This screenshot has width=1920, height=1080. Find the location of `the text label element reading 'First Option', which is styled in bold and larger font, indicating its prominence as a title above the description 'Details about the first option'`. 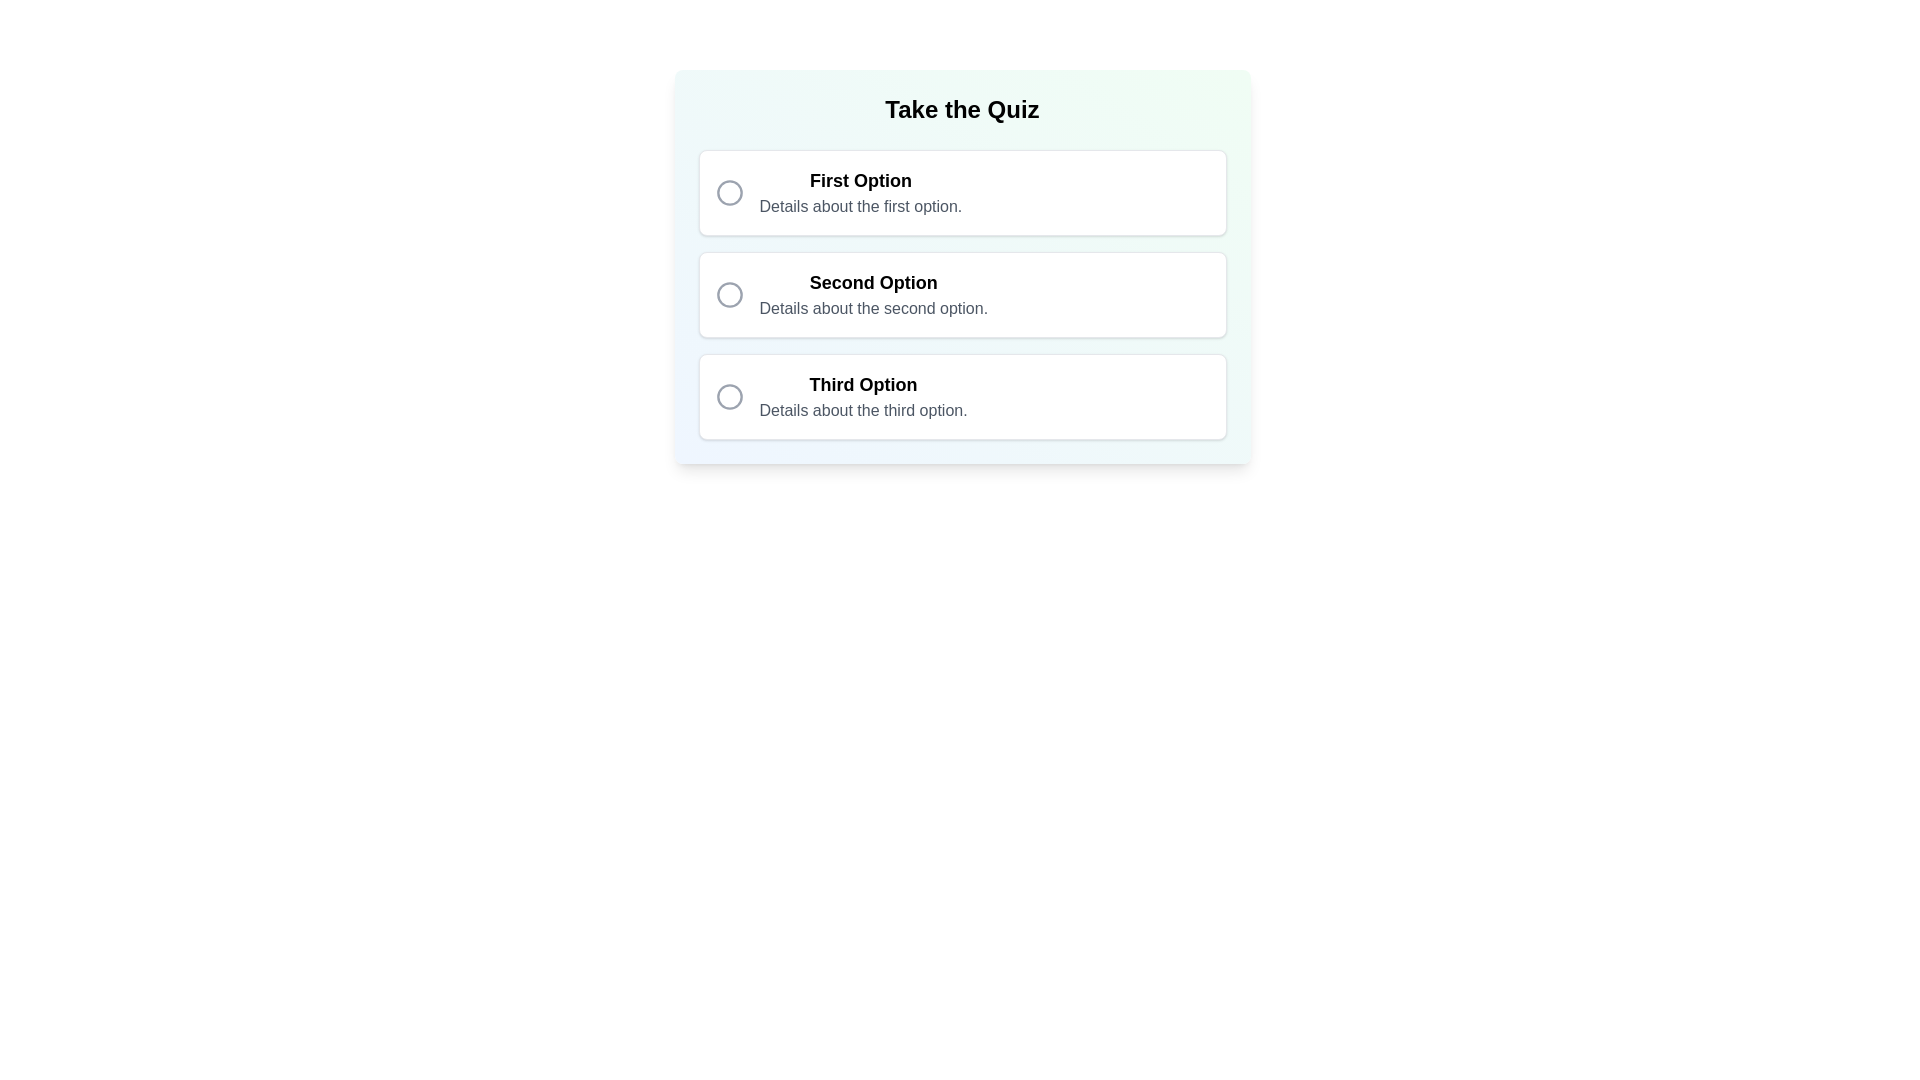

the text label element reading 'First Option', which is styled in bold and larger font, indicating its prominence as a title above the description 'Details about the first option' is located at coordinates (860, 181).